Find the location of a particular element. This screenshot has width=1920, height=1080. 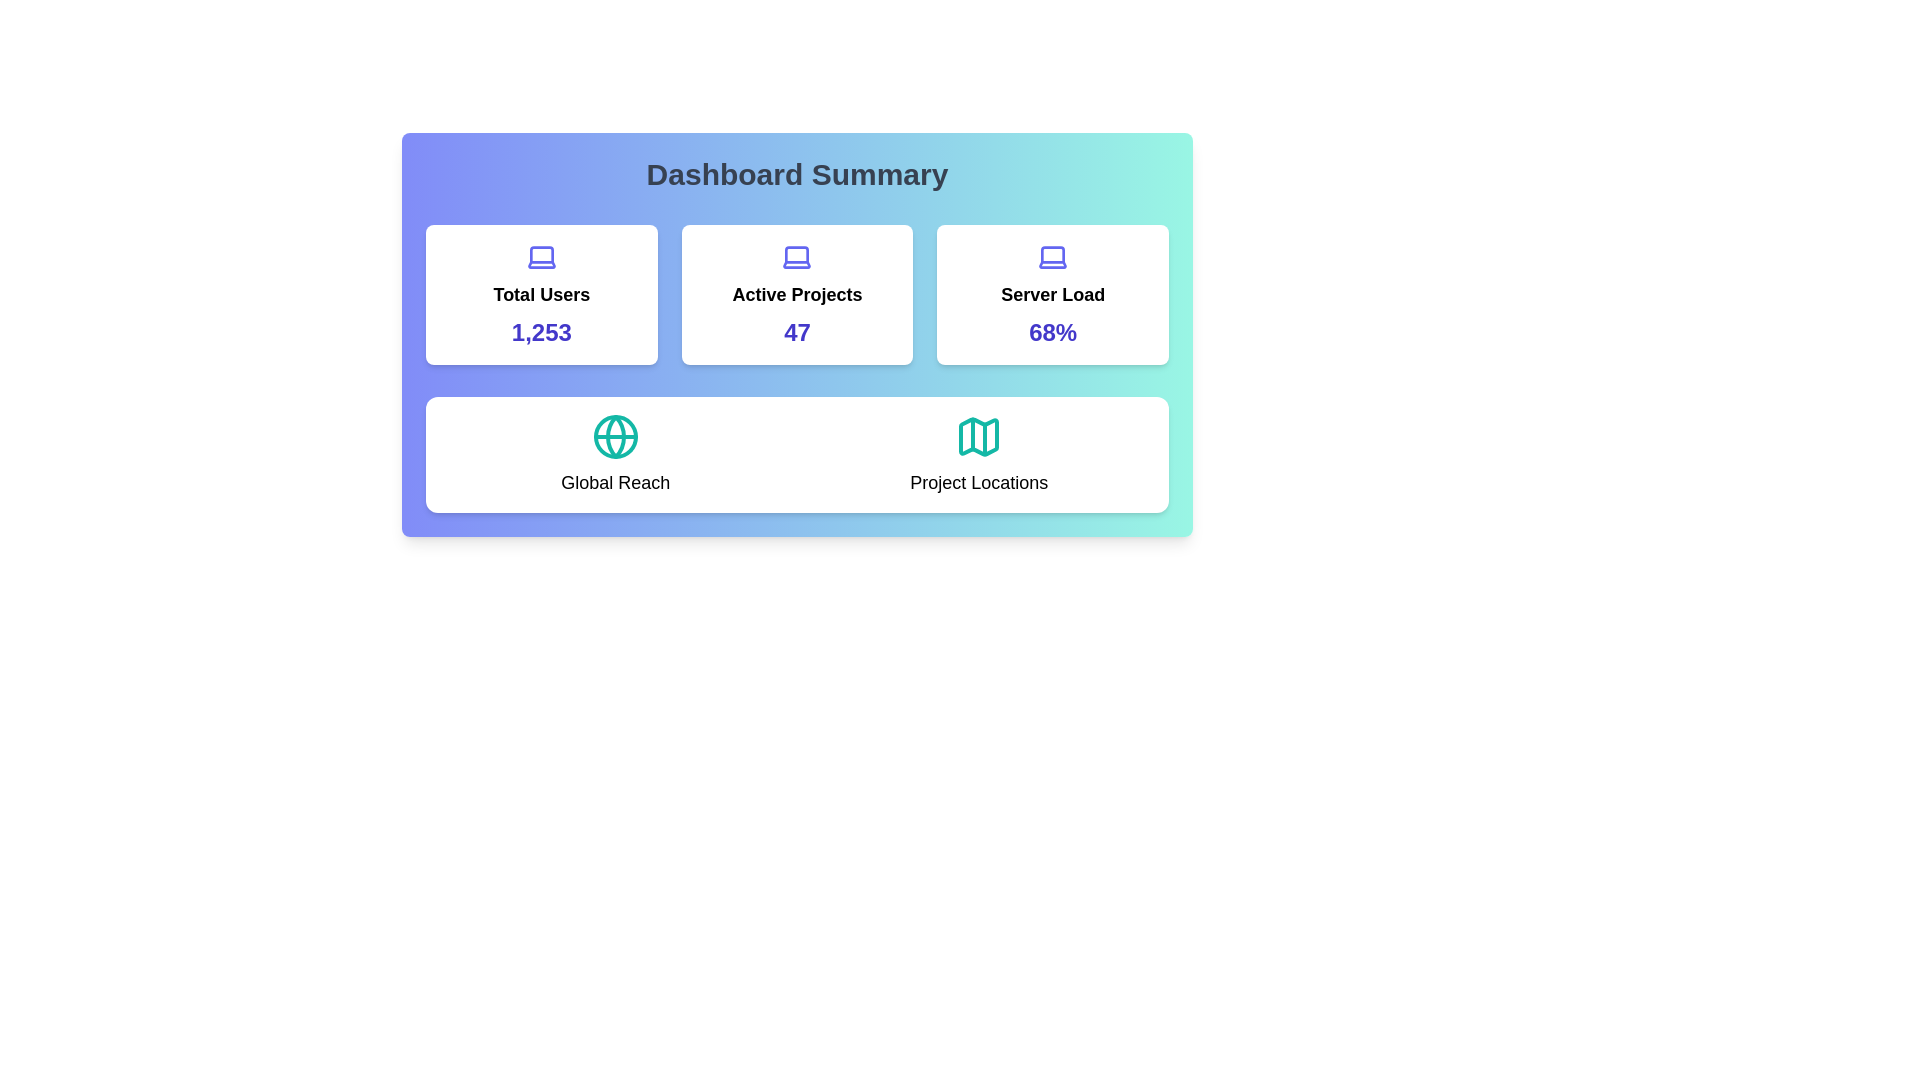

the 'Project Locations' text label, which is styled with a bold font and positioned below a map icon is located at coordinates (979, 482).